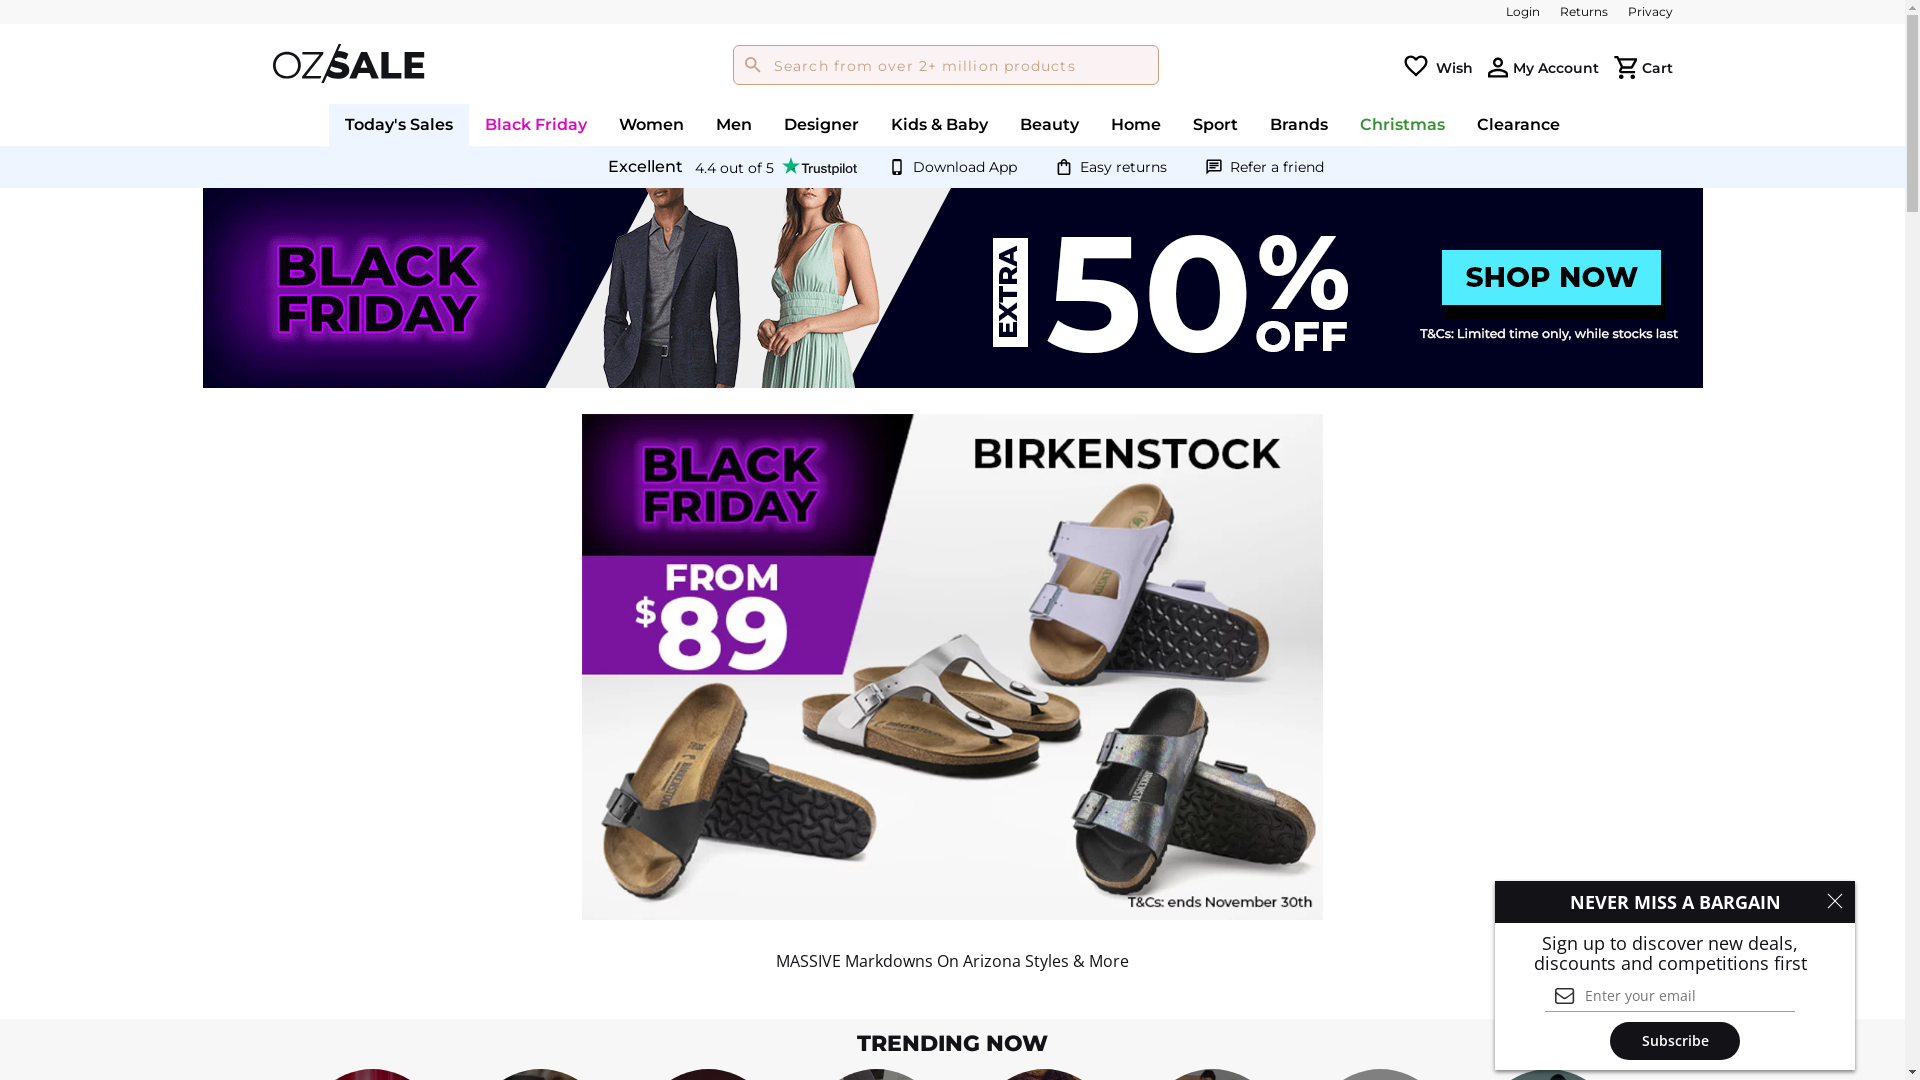 The height and width of the screenshot is (1080, 1920). Describe the element at coordinates (1583, 12) in the screenshot. I see `'Returns'` at that location.